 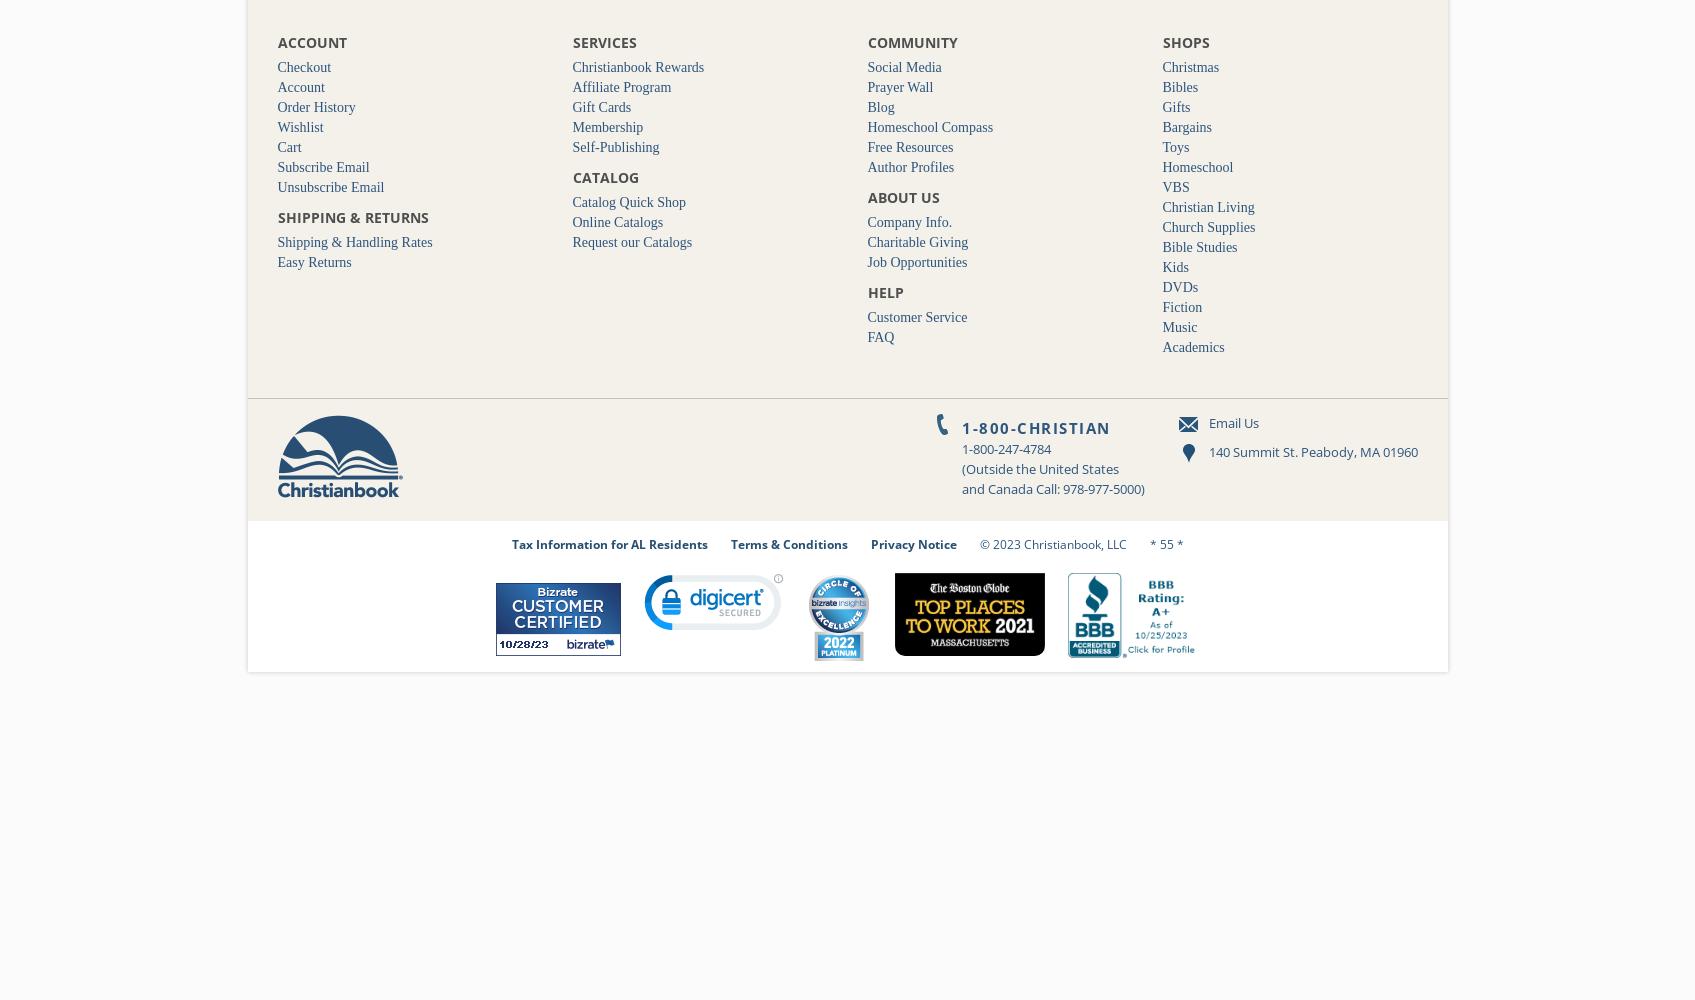 What do you see at coordinates (1011, 487) in the screenshot?
I see `'and Canada Call:'` at bounding box center [1011, 487].